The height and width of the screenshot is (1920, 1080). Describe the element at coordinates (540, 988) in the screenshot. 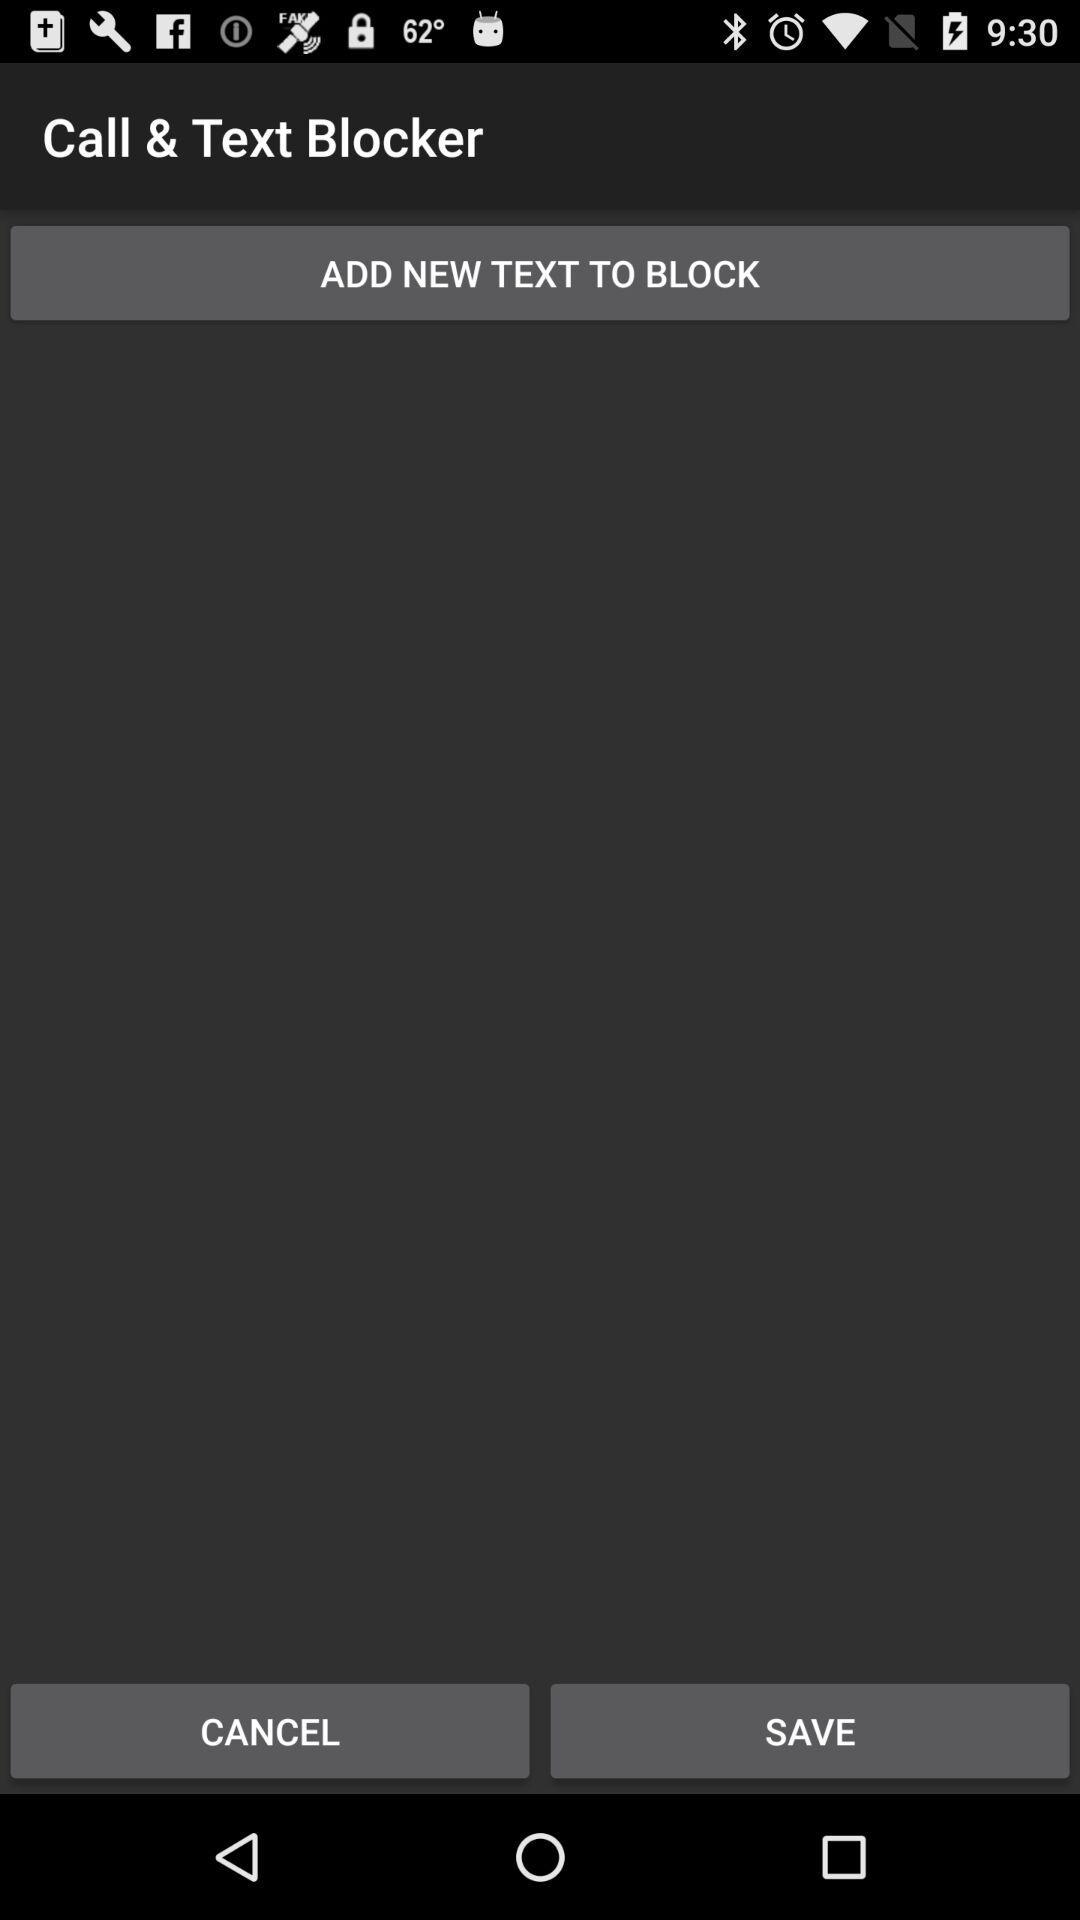

I see `the icon above the cancel button` at that location.